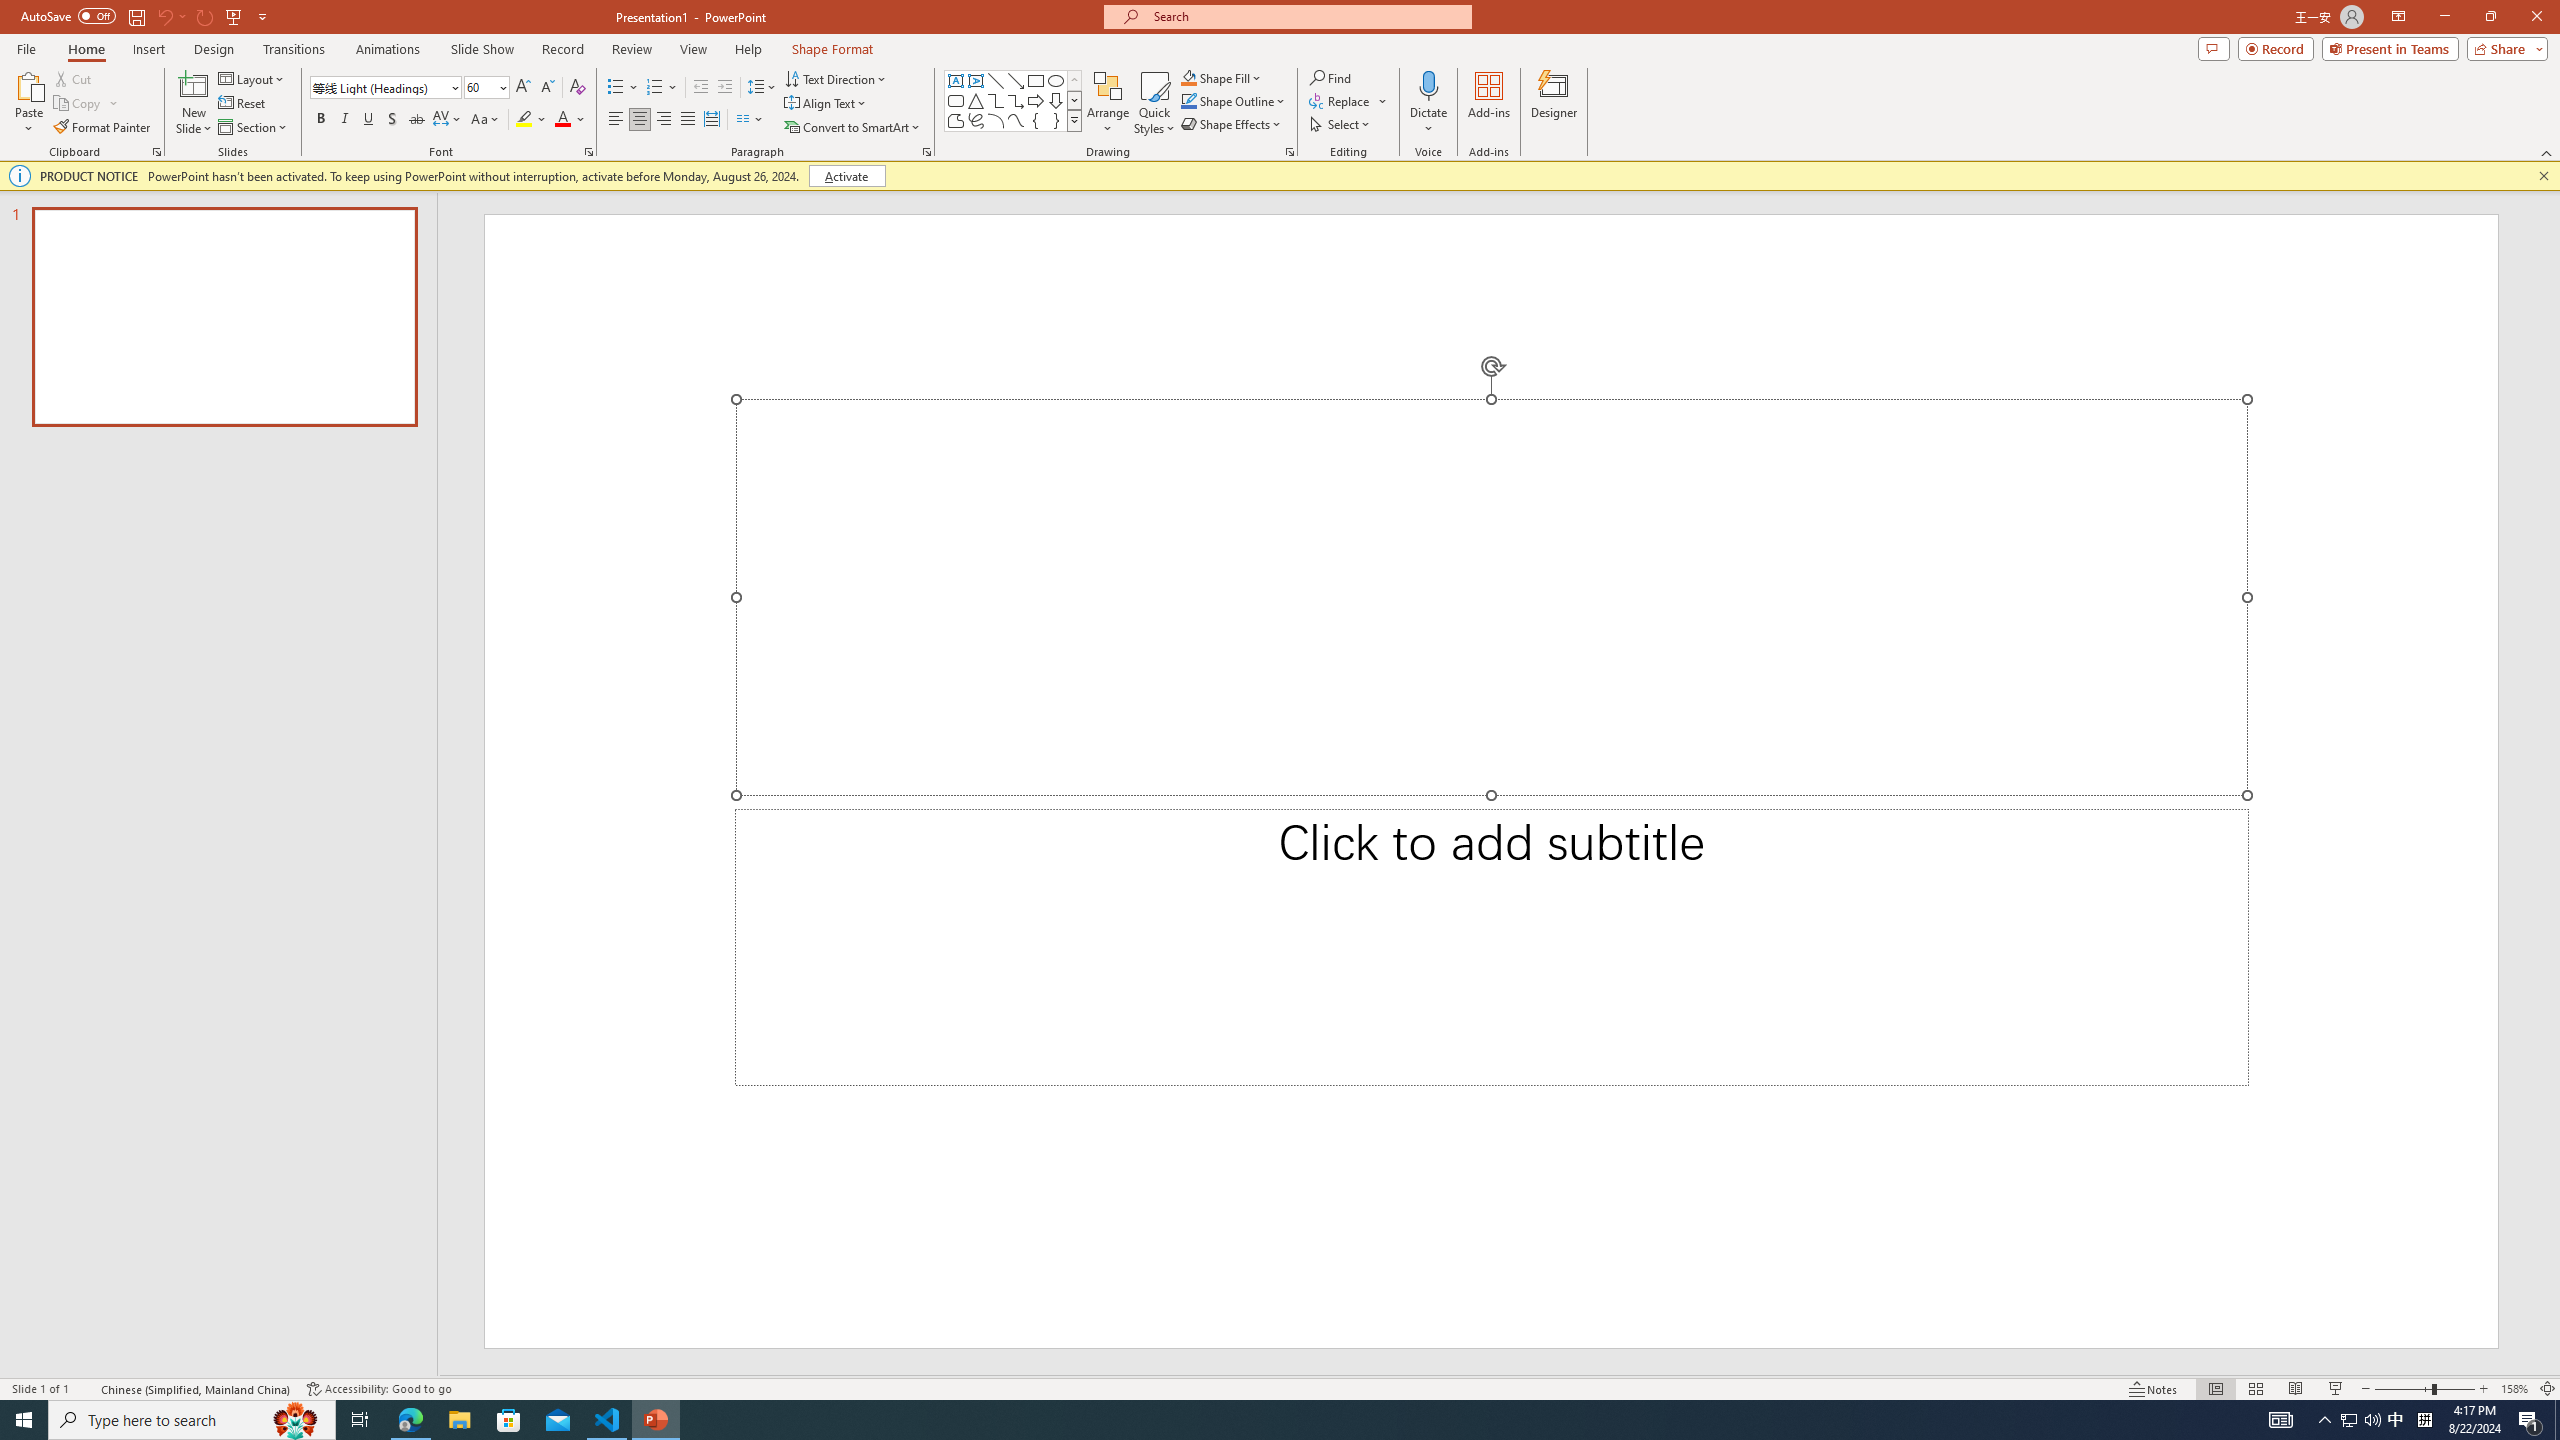 The image size is (2560, 1440). I want to click on 'Freeform: Shape', so click(955, 119).